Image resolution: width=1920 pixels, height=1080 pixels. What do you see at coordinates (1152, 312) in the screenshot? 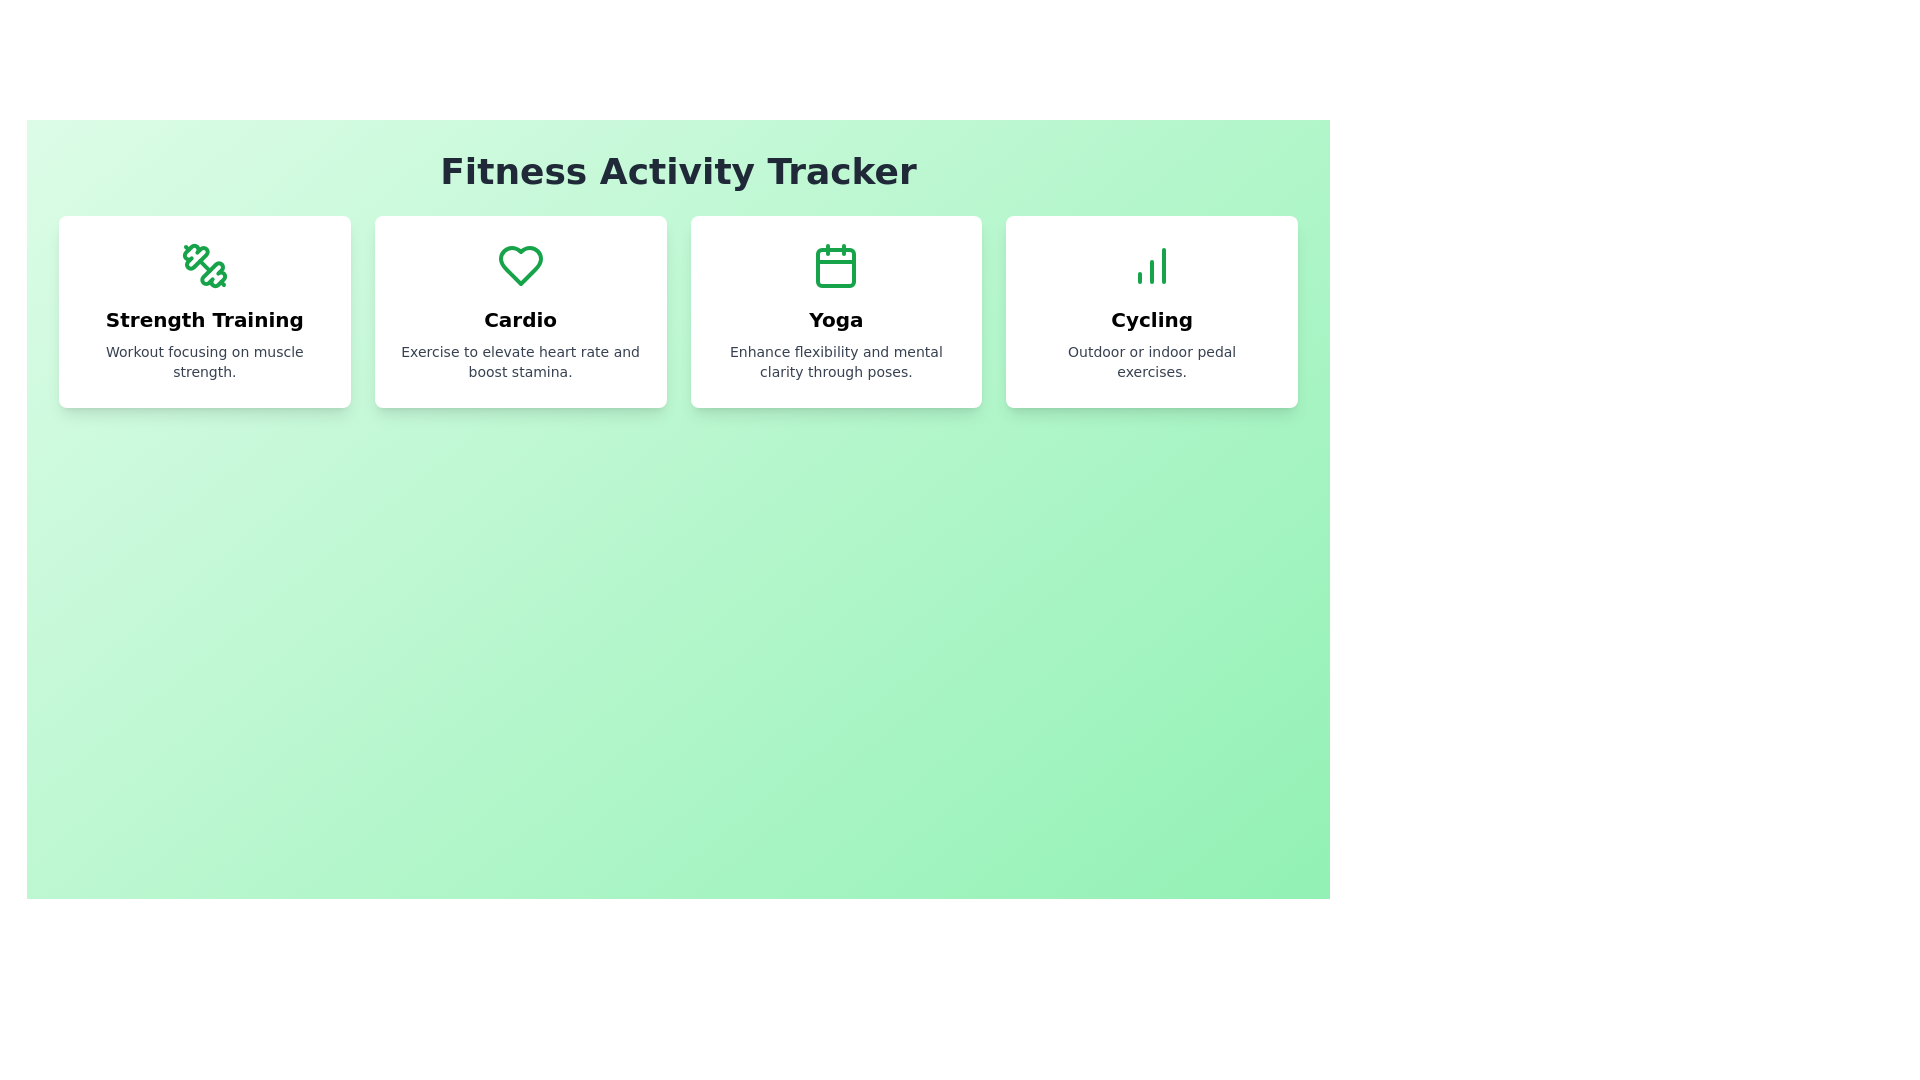
I see `the fourth informative card in the horizontally aligned list that provides information about cycling activities` at bounding box center [1152, 312].